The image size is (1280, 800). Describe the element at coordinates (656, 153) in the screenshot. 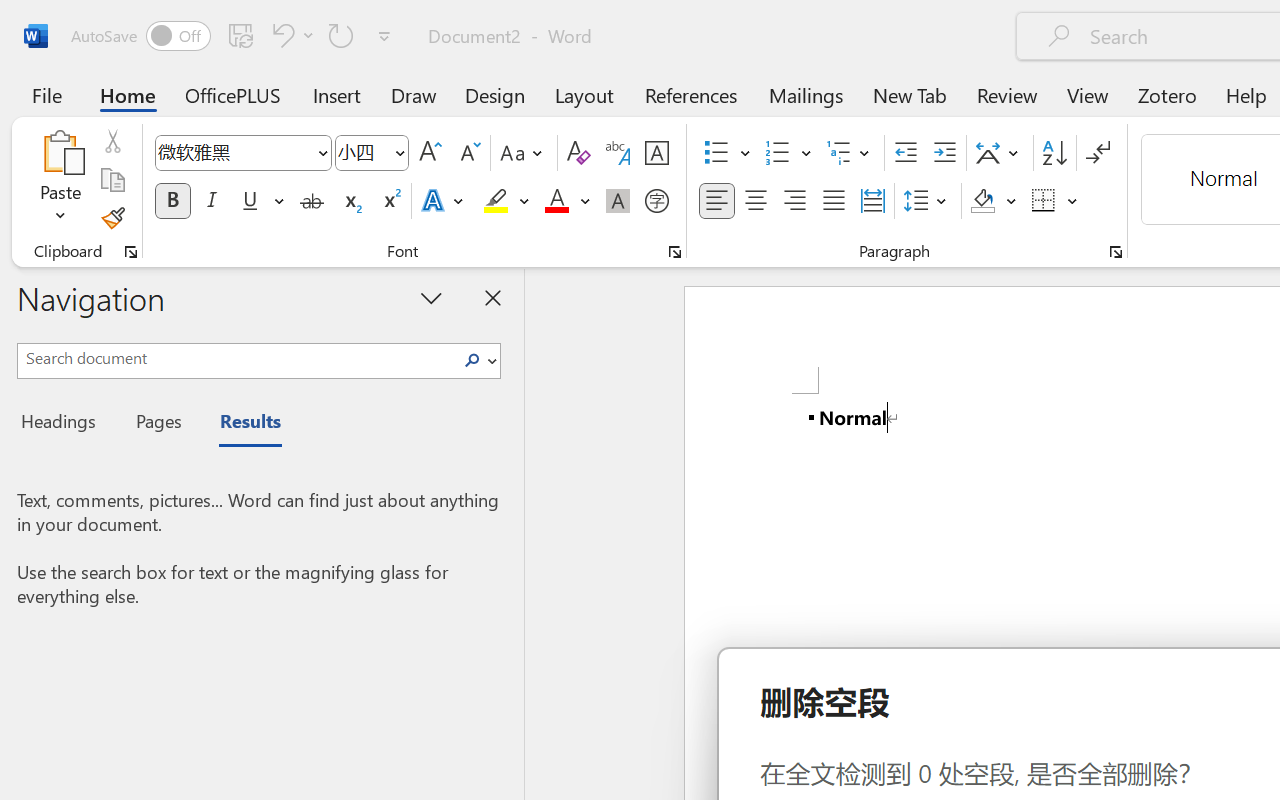

I see `'Character Border'` at that location.